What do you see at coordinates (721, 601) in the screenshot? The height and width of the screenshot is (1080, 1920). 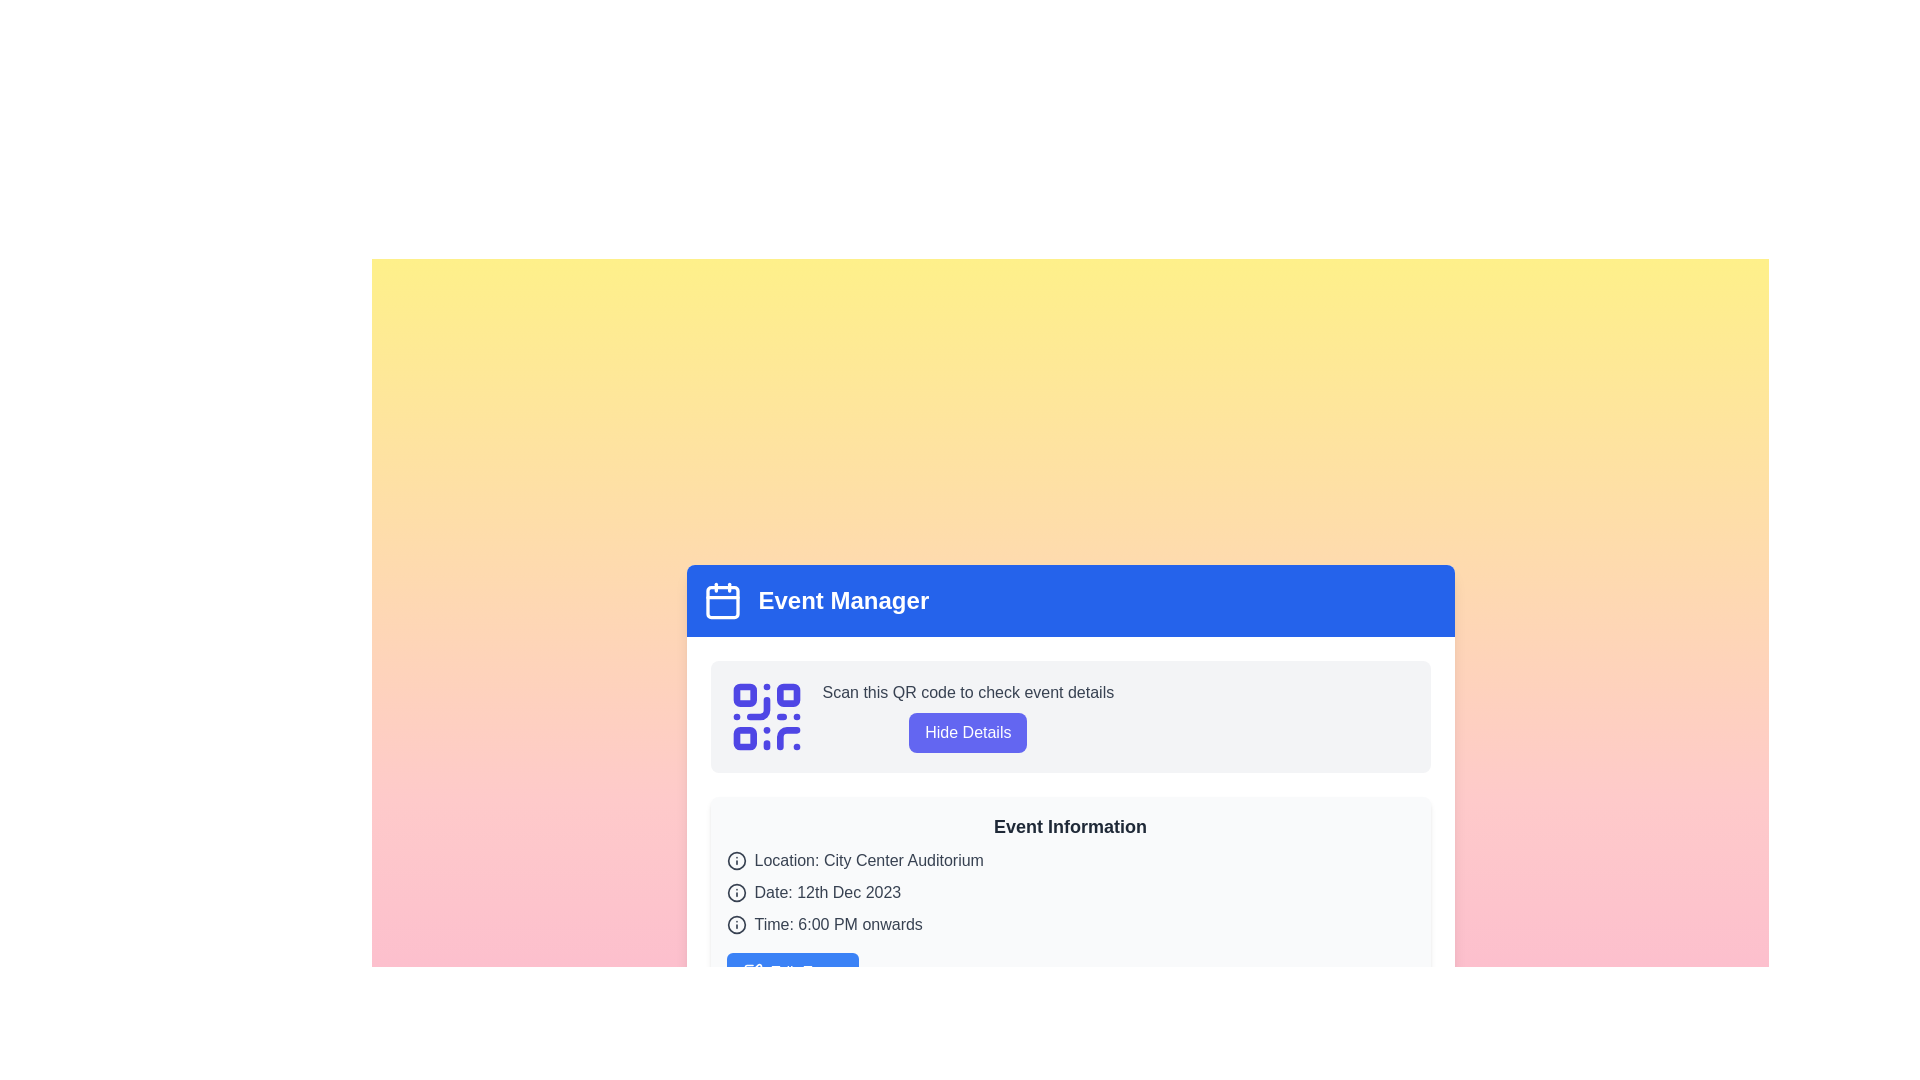 I see `the graphical rectangle within the calendar icon to interact with its decorative or contextual features` at bounding box center [721, 601].